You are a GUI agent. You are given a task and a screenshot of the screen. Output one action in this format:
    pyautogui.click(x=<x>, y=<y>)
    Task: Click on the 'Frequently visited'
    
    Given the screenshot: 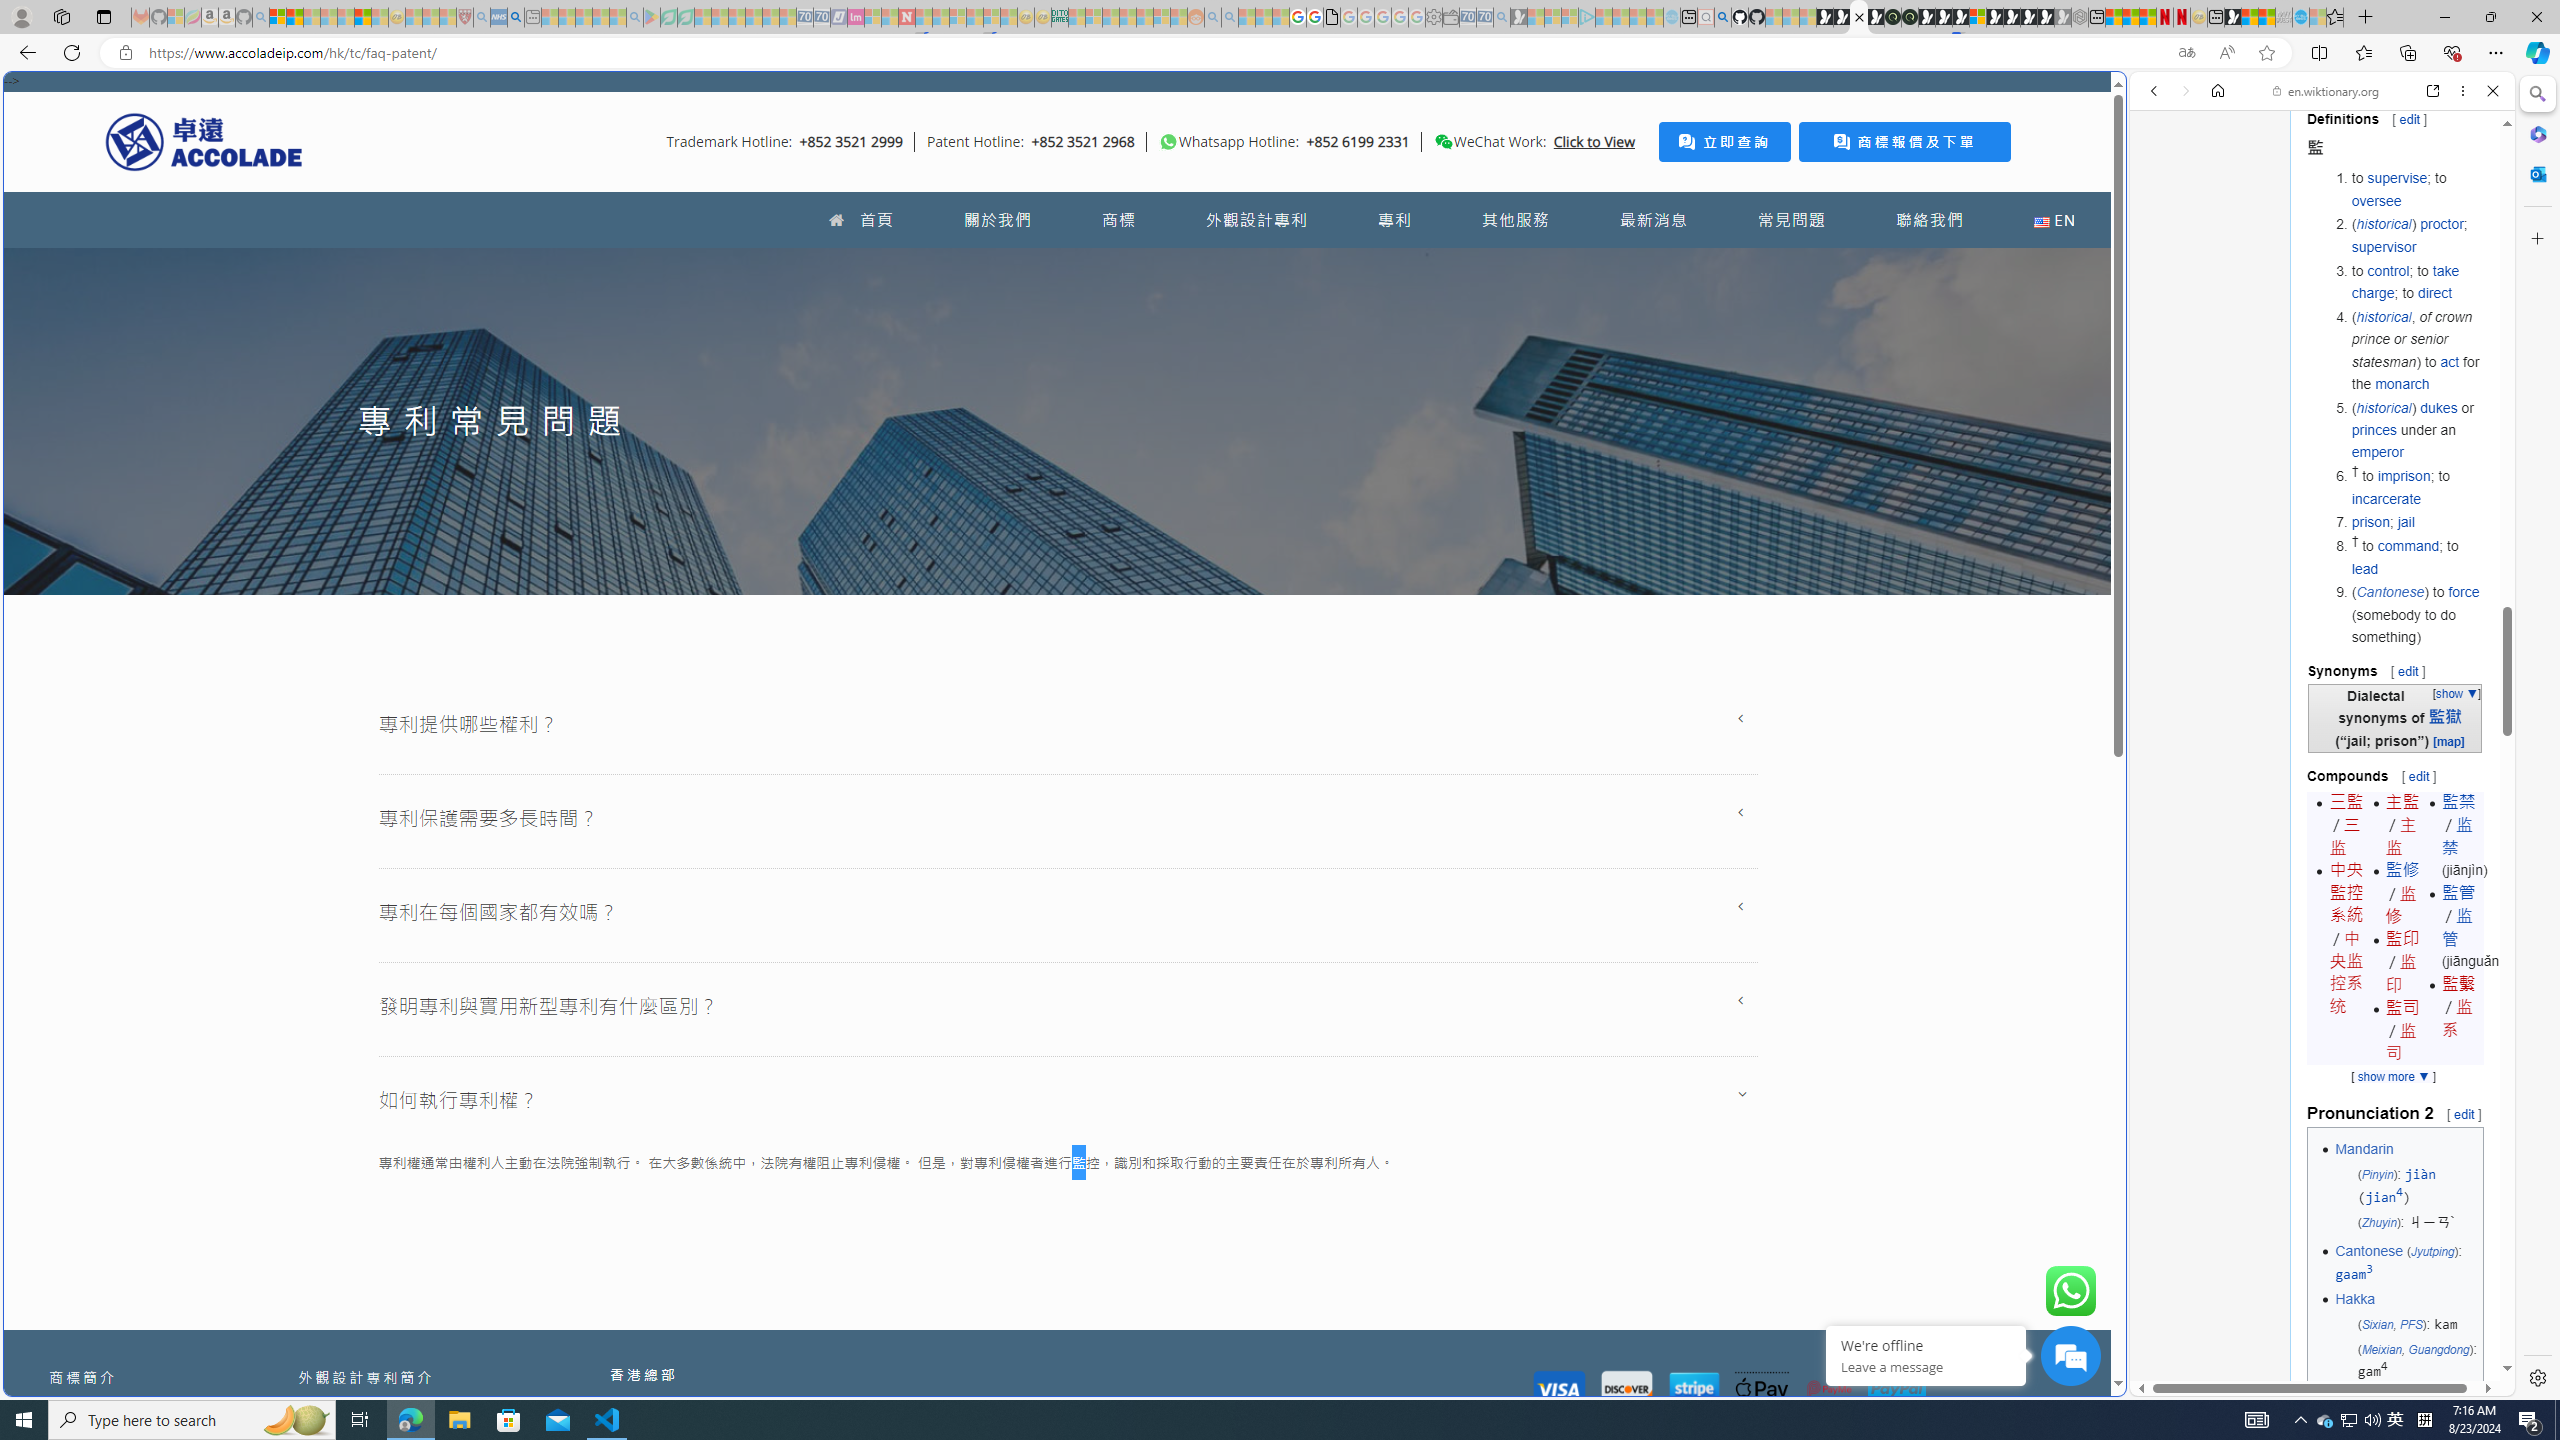 What is the action you would take?
    pyautogui.click(x=1697, y=265)
    